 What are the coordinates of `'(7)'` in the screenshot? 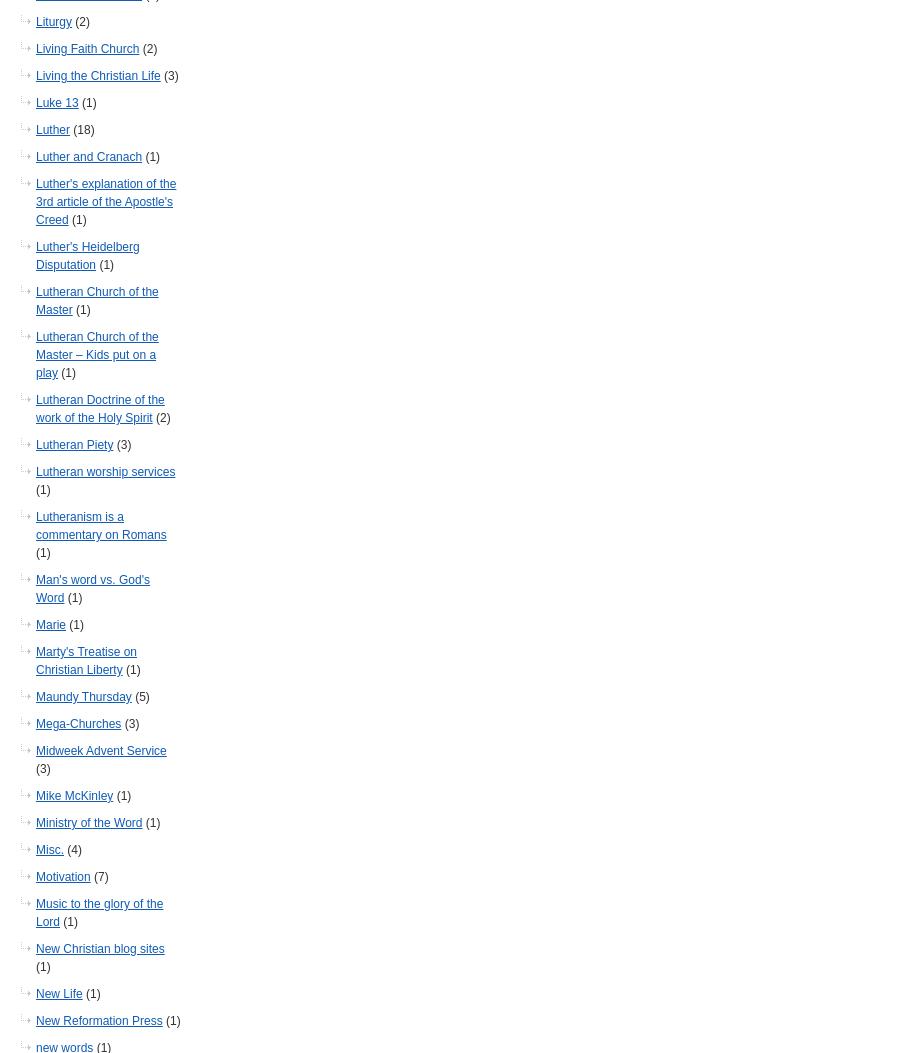 It's located at (98, 877).